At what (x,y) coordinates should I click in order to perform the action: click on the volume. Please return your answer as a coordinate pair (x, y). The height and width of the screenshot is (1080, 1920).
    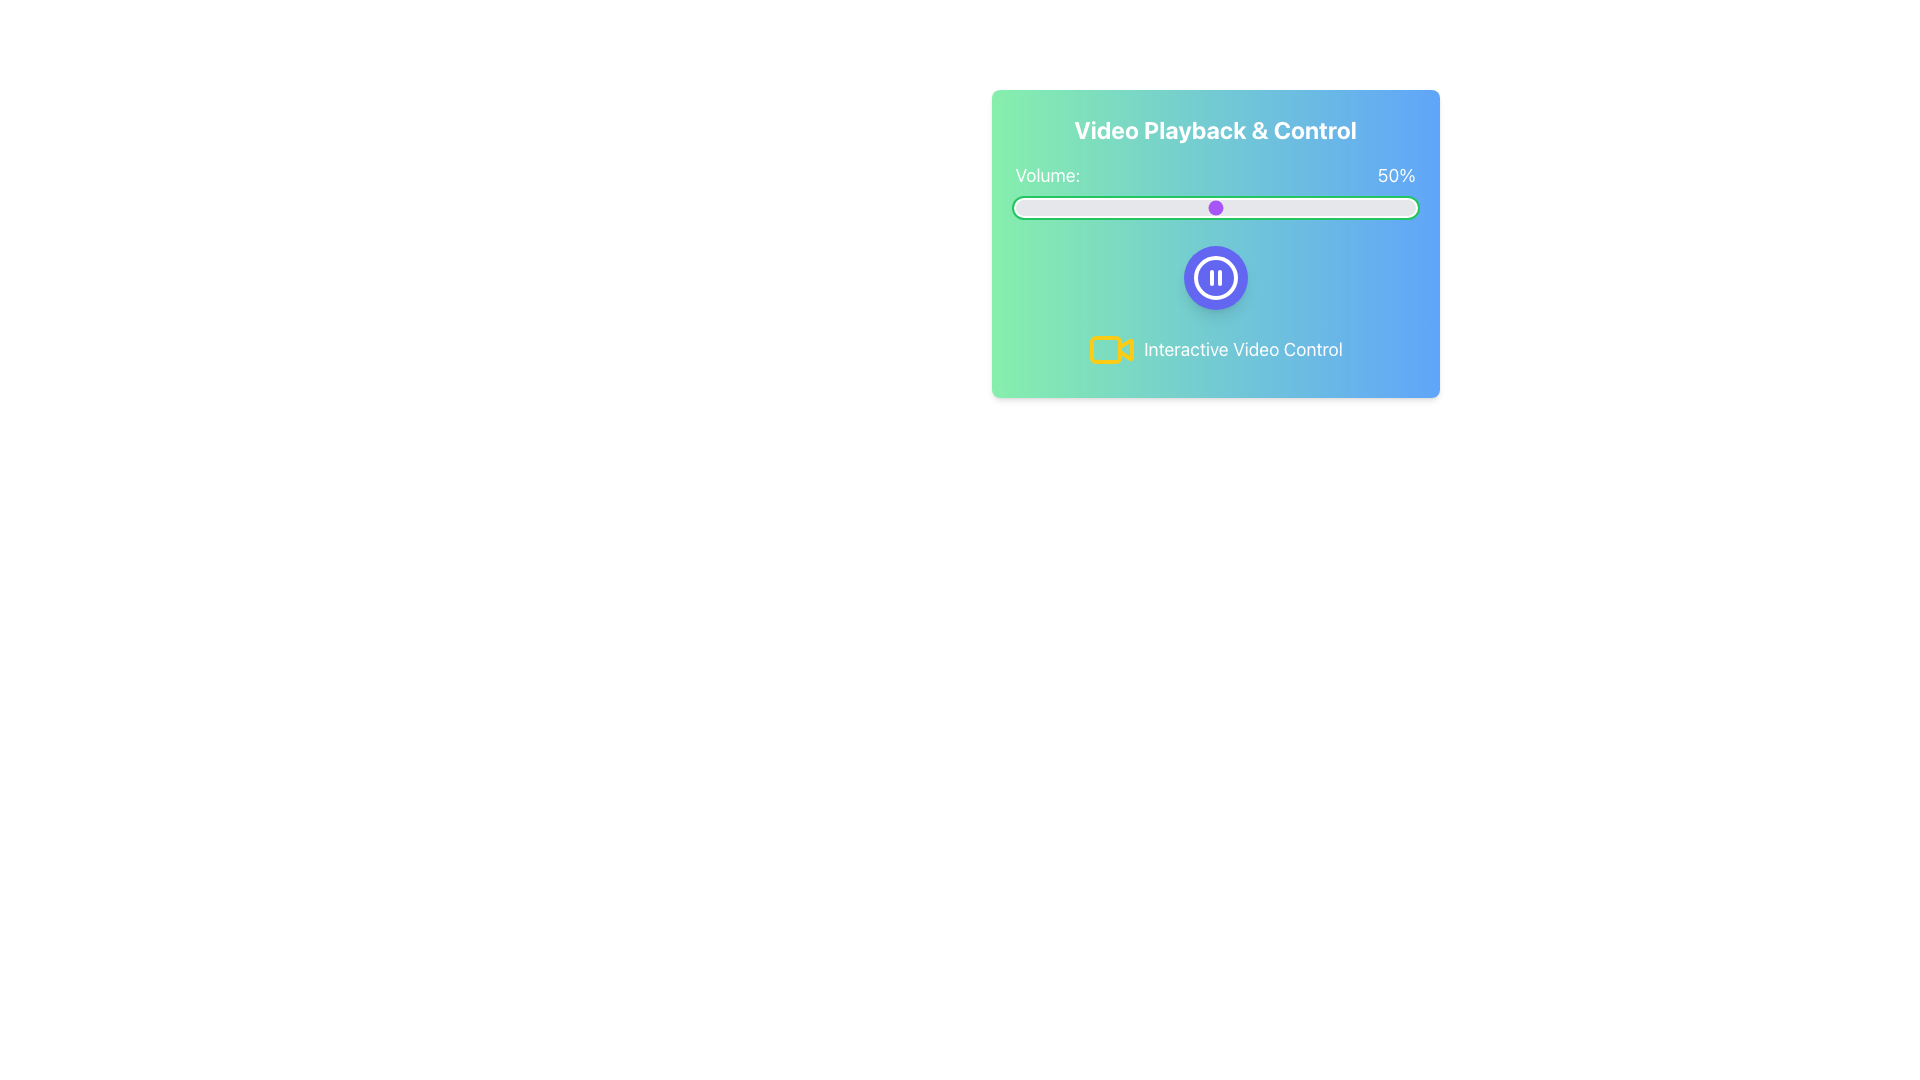
    Looking at the image, I should click on (1359, 208).